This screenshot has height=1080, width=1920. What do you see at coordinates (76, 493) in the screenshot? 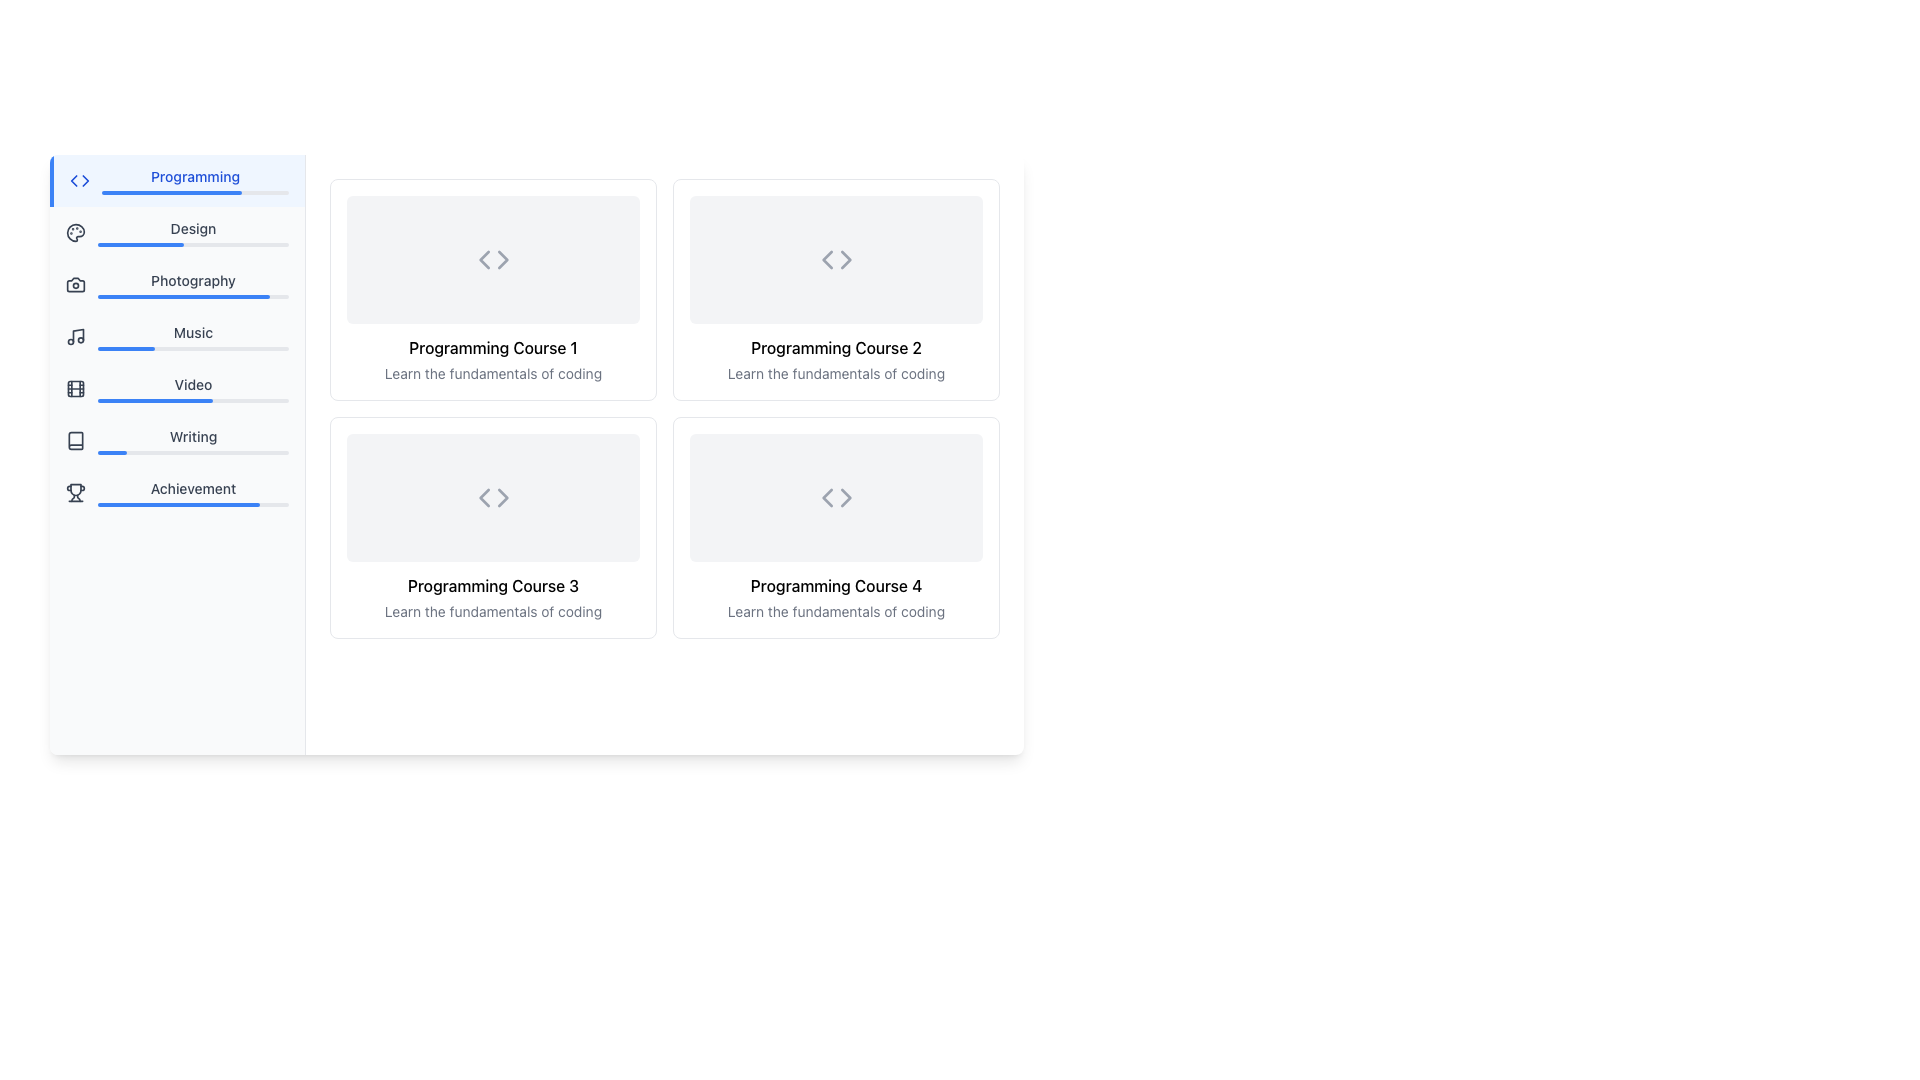
I see `the trophy-shaped icon labeled 'Achievement' located` at bounding box center [76, 493].